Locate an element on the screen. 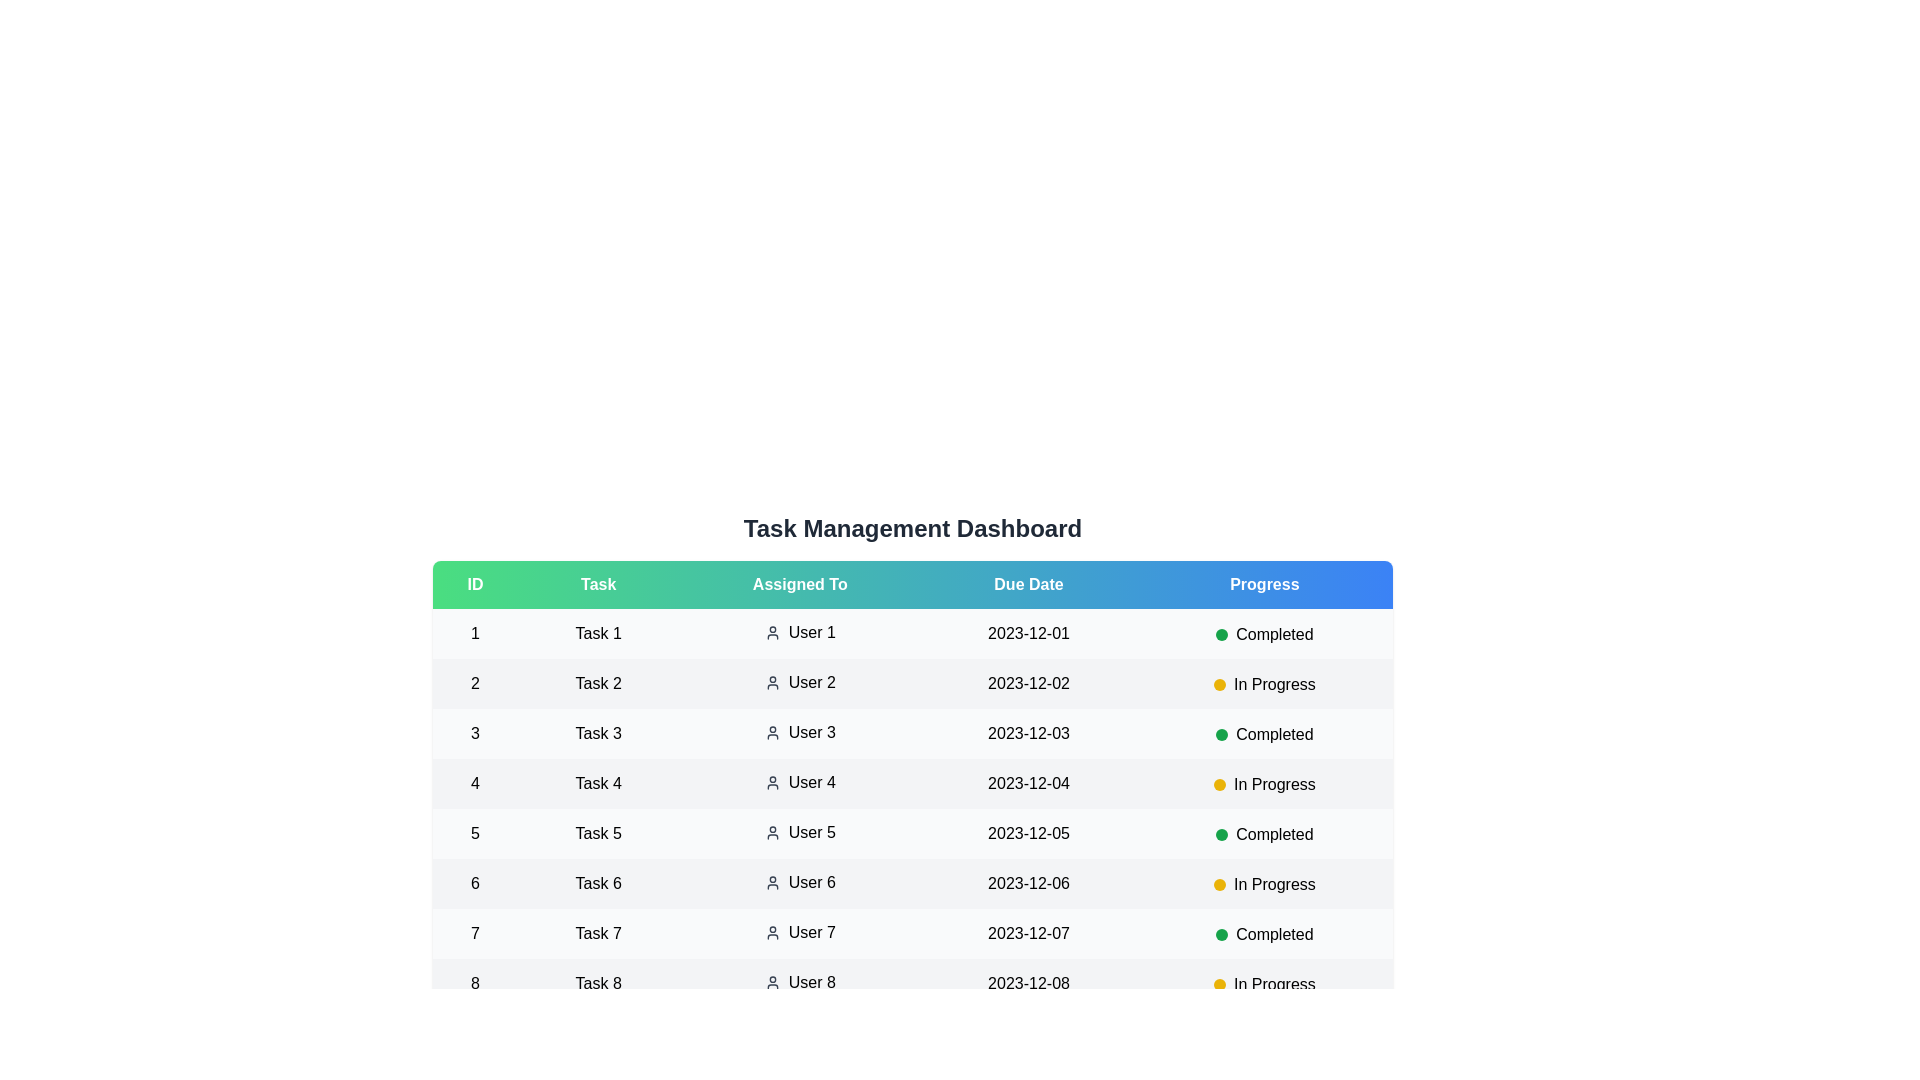 This screenshot has width=1920, height=1080. the header row to highlight it for inspection is located at coordinates (911, 585).